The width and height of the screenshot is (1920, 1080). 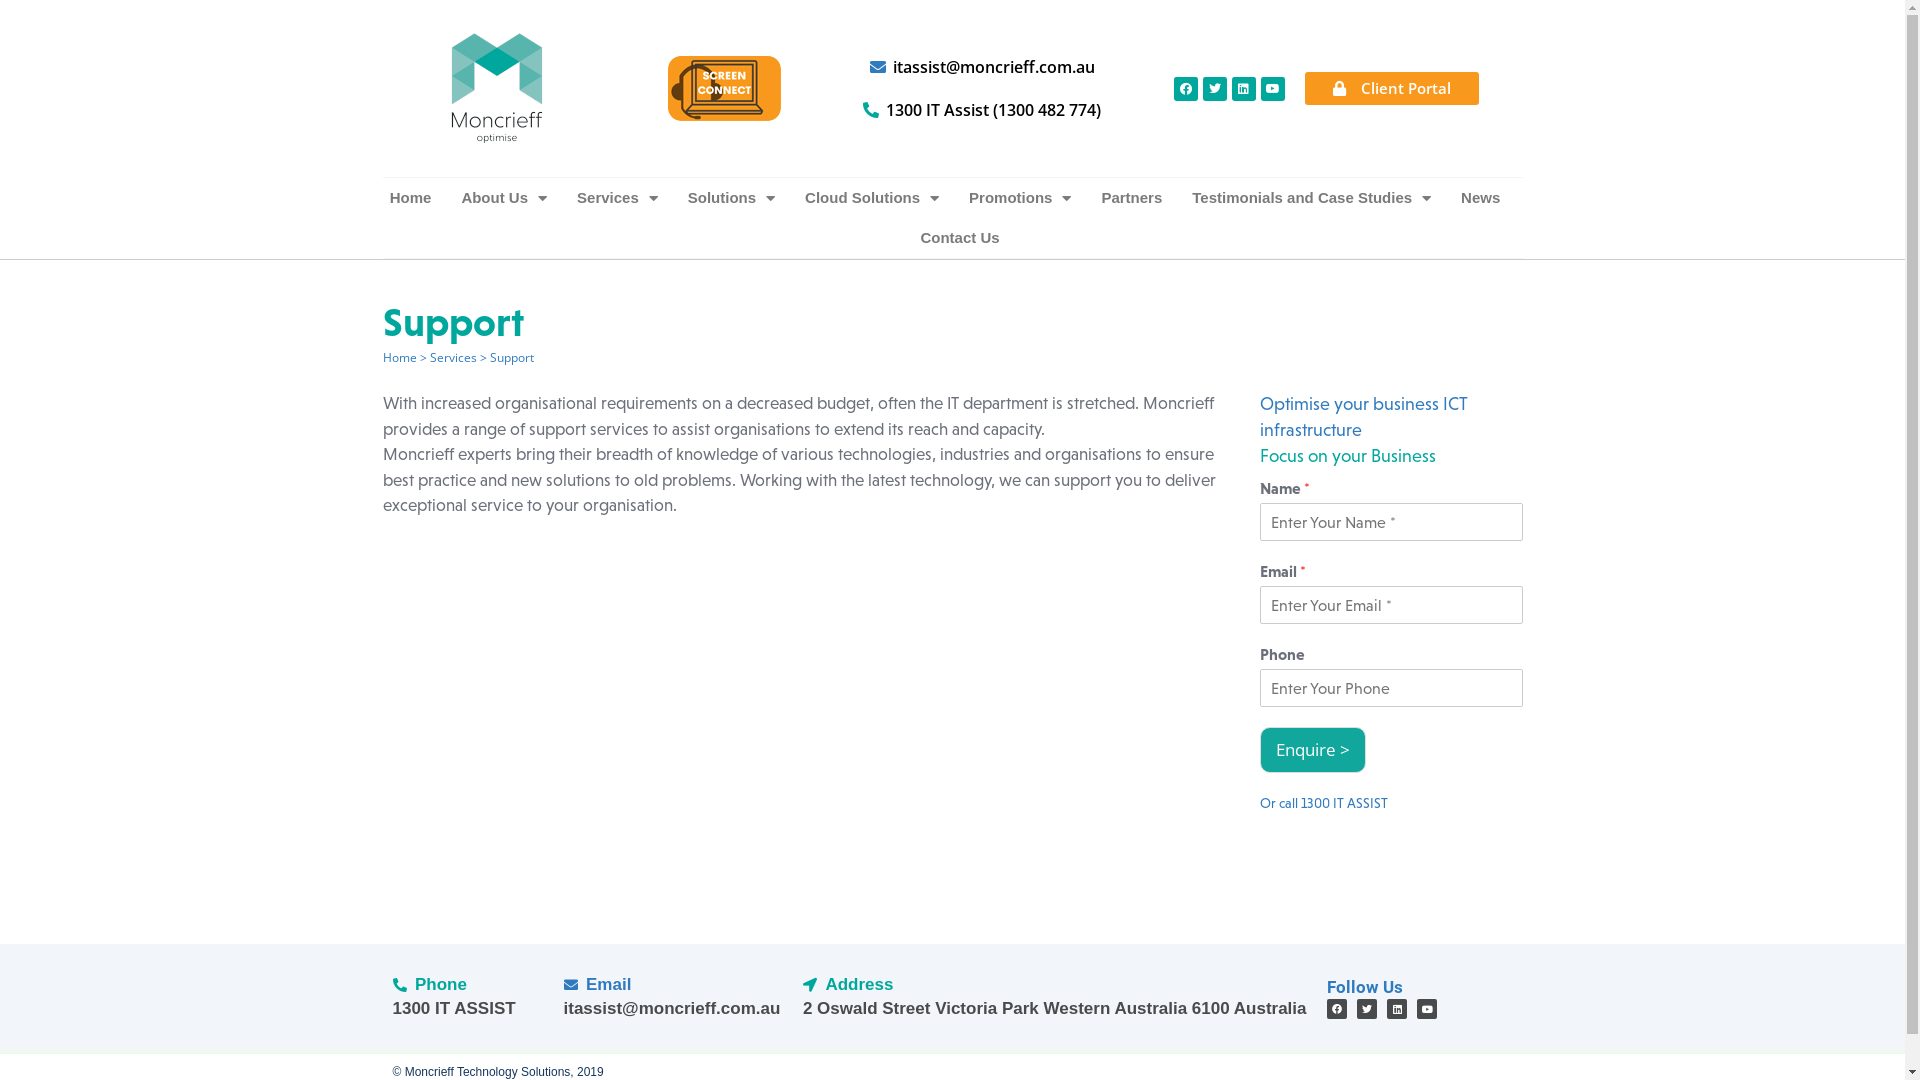 I want to click on 'Services', so click(x=452, y=356).